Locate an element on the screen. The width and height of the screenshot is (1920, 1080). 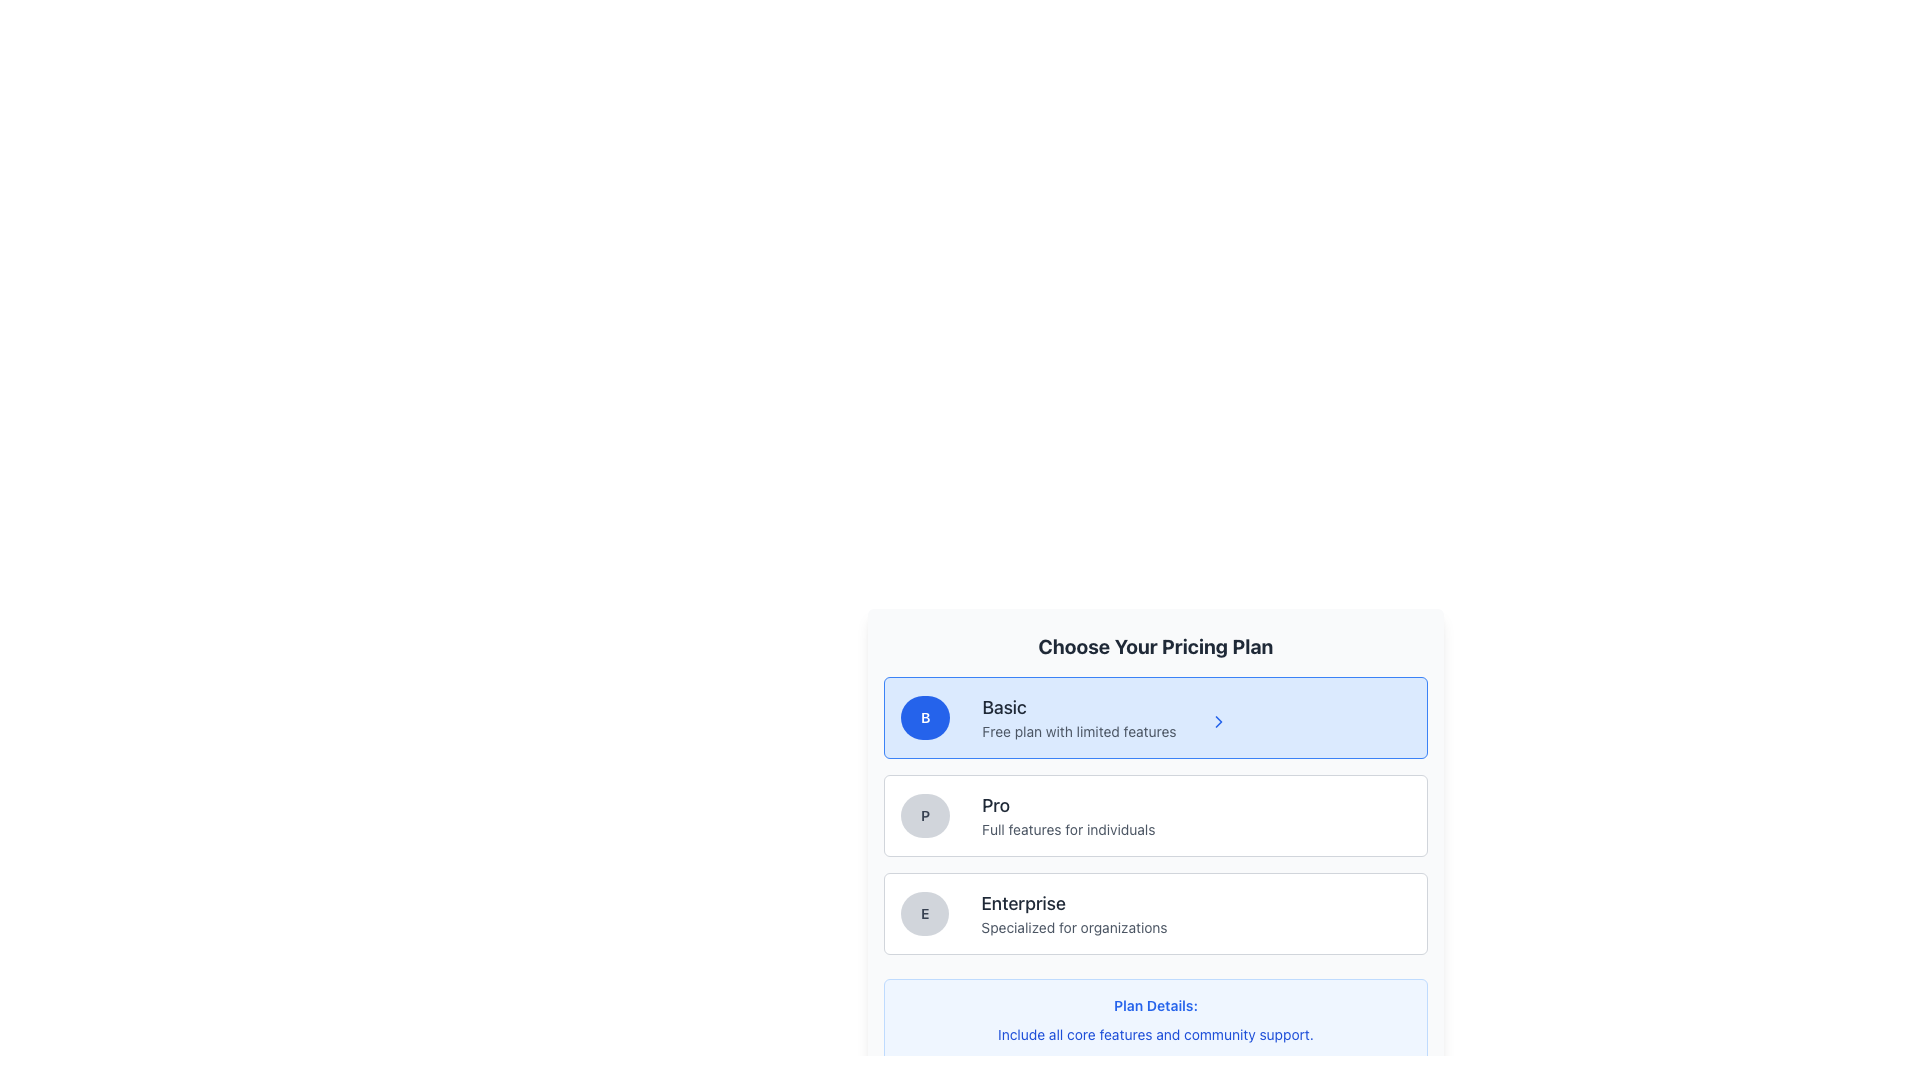
descriptive subtitle text located below the title 'Enterprise' in the 'Enterprise' pricing plan option, which is the second text element within this section is located at coordinates (1073, 928).